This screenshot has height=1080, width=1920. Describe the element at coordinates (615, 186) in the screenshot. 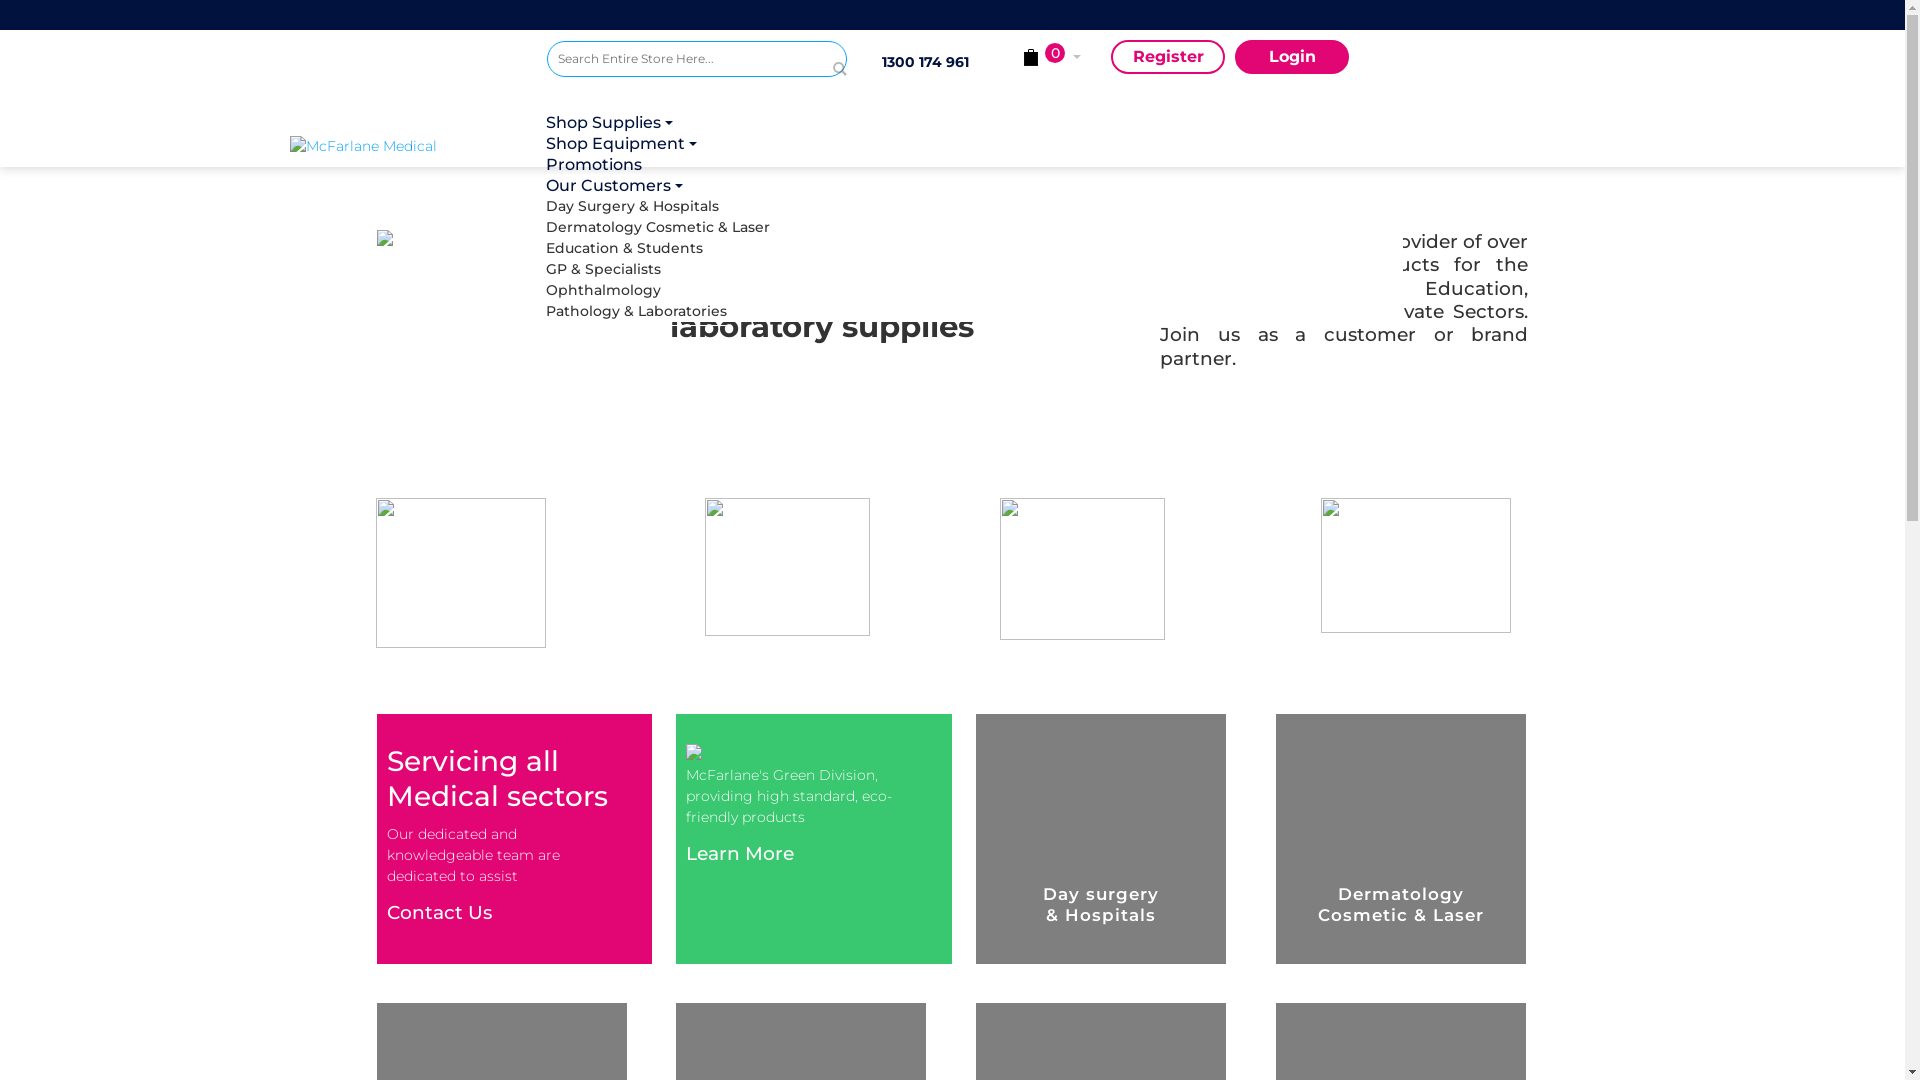

I see `'Our Customers  '` at that location.